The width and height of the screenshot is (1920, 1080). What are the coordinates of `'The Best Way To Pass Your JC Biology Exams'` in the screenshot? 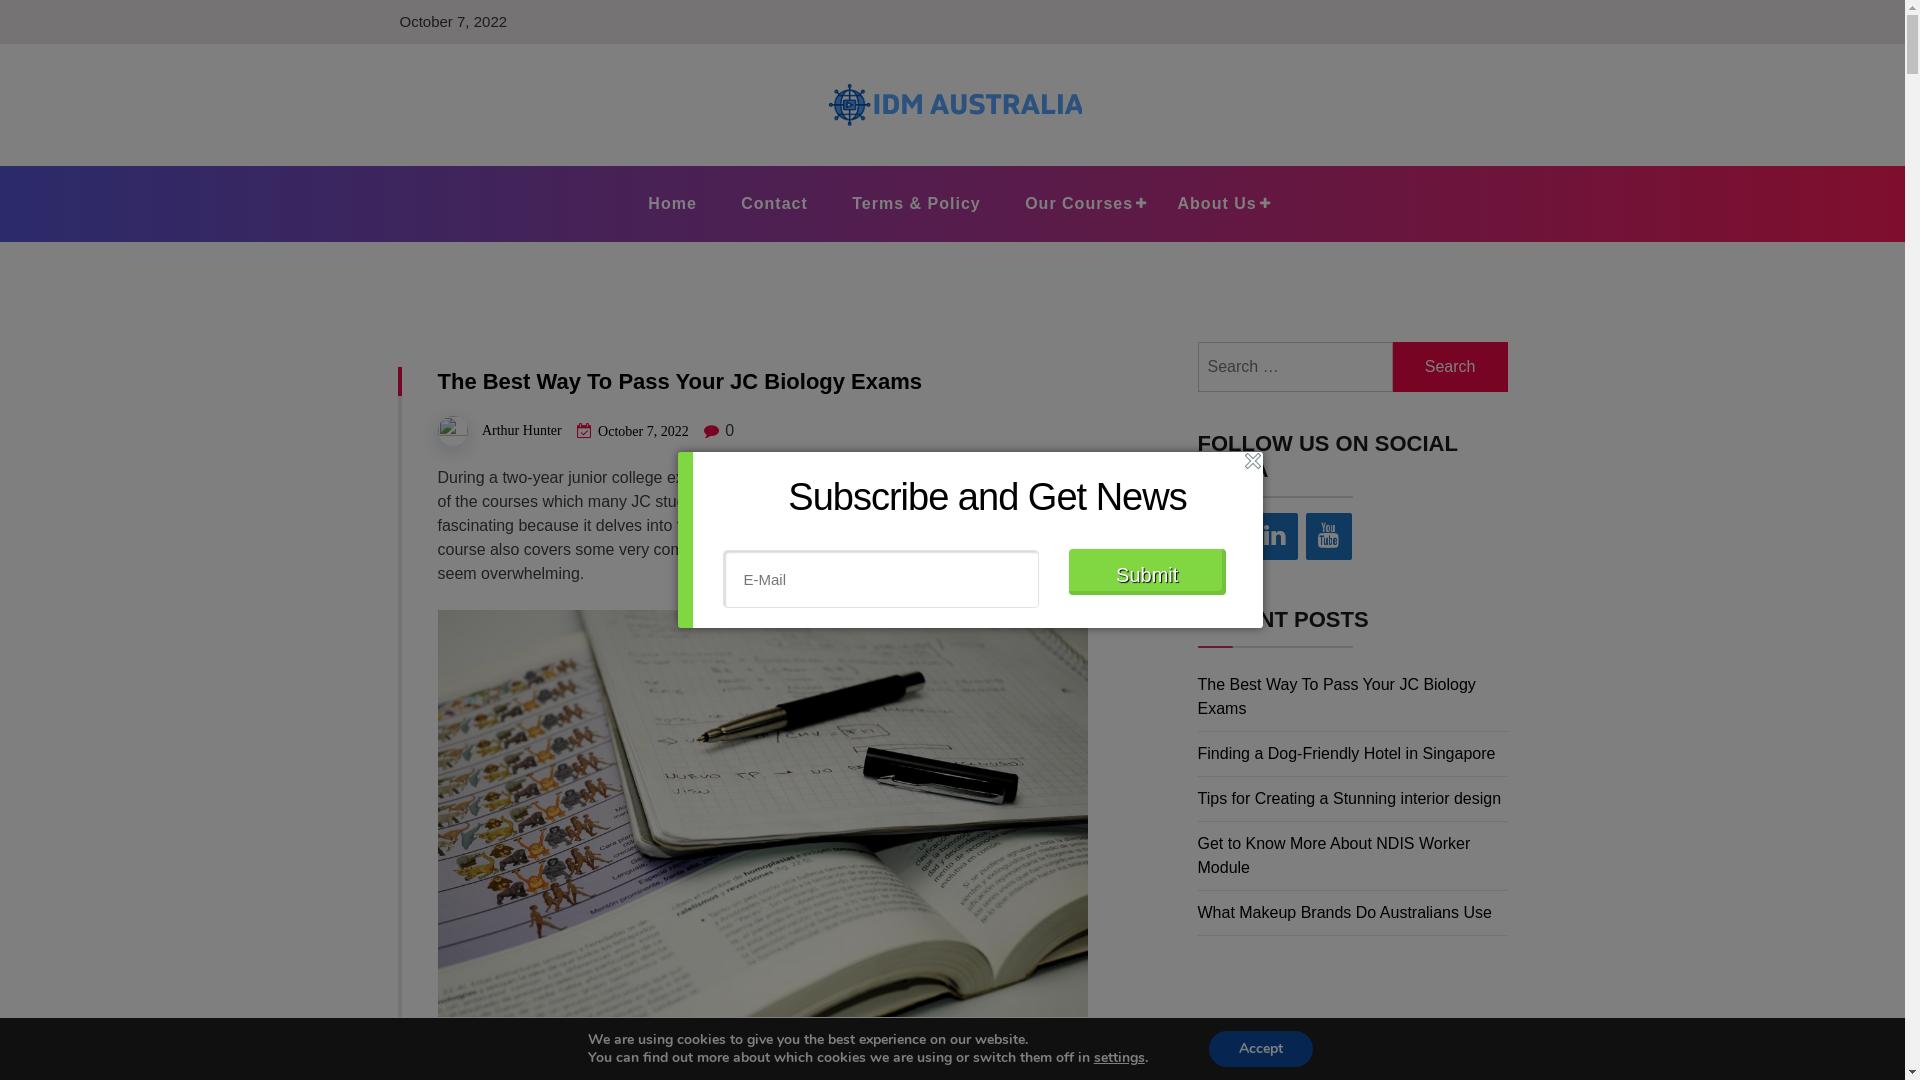 It's located at (1337, 695).